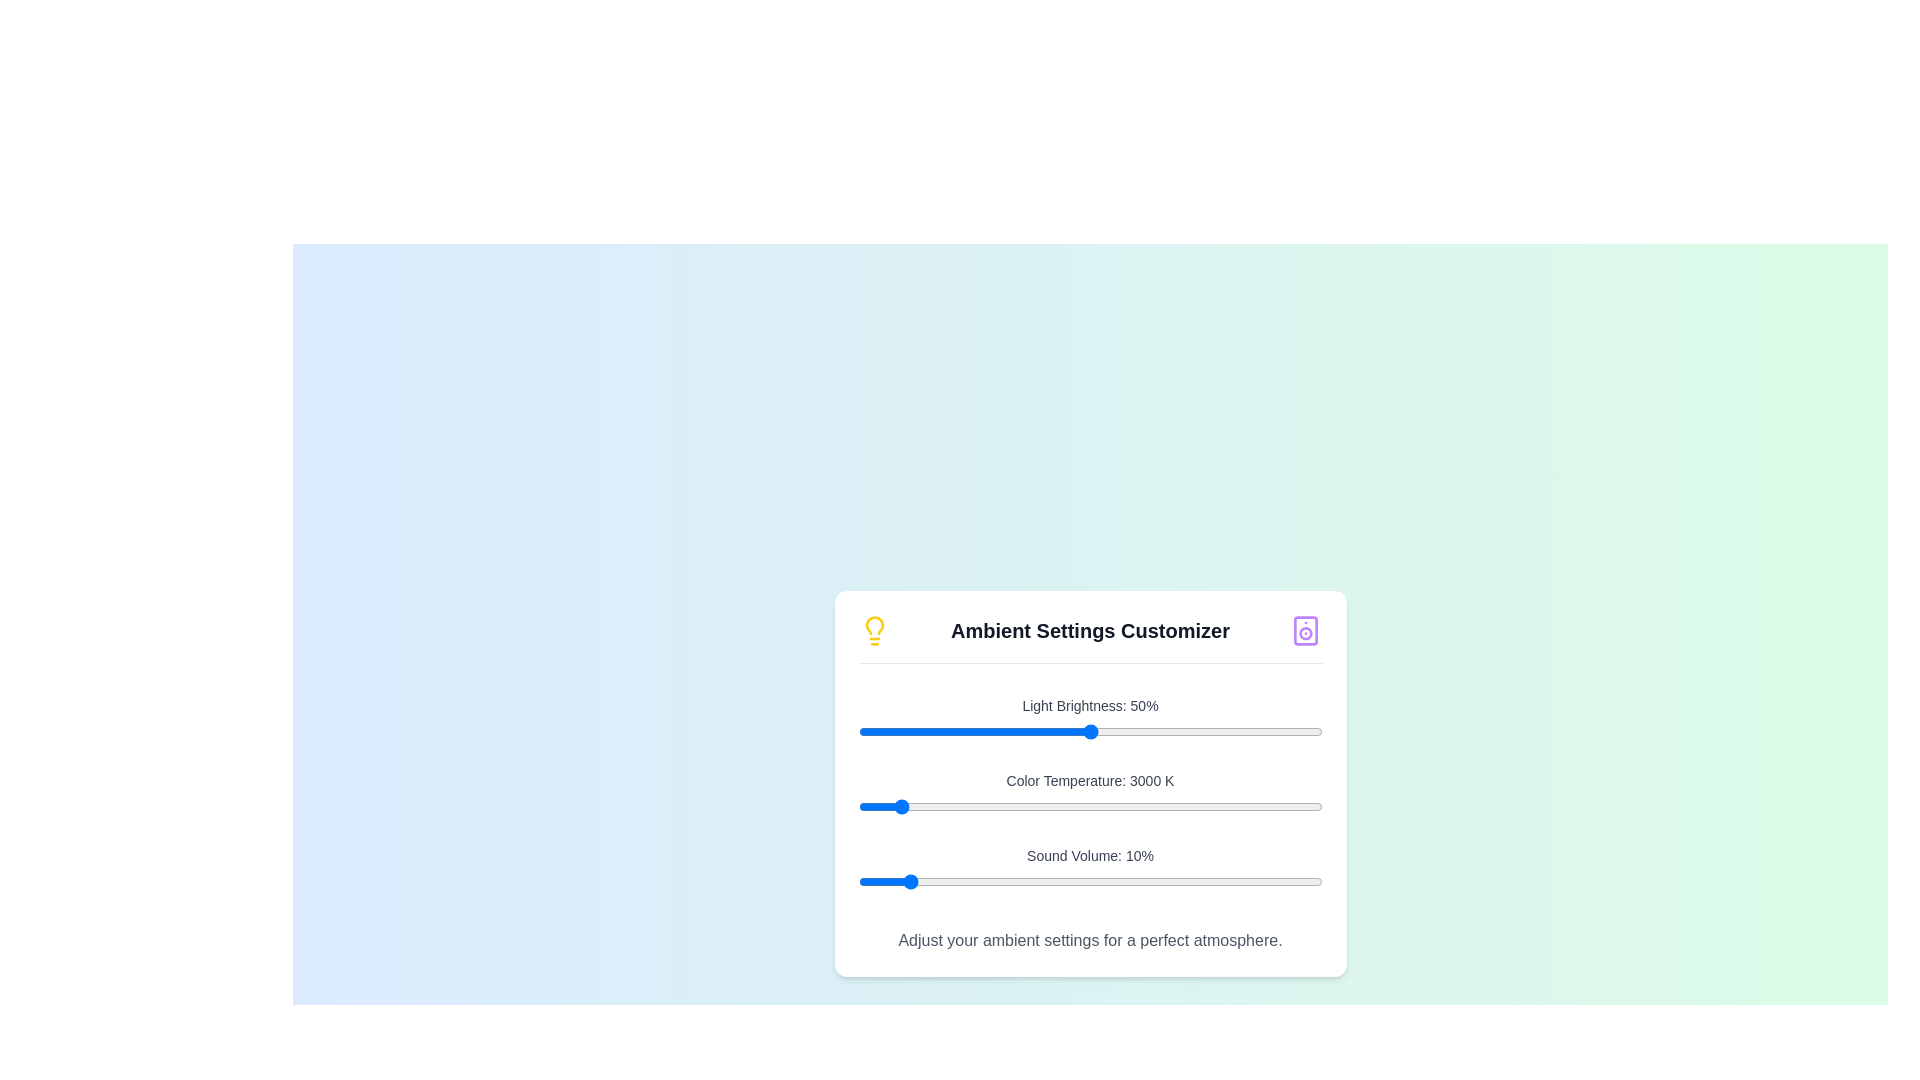 The image size is (1920, 1080). Describe the element at coordinates (1136, 732) in the screenshot. I see `the light brightness` at that location.